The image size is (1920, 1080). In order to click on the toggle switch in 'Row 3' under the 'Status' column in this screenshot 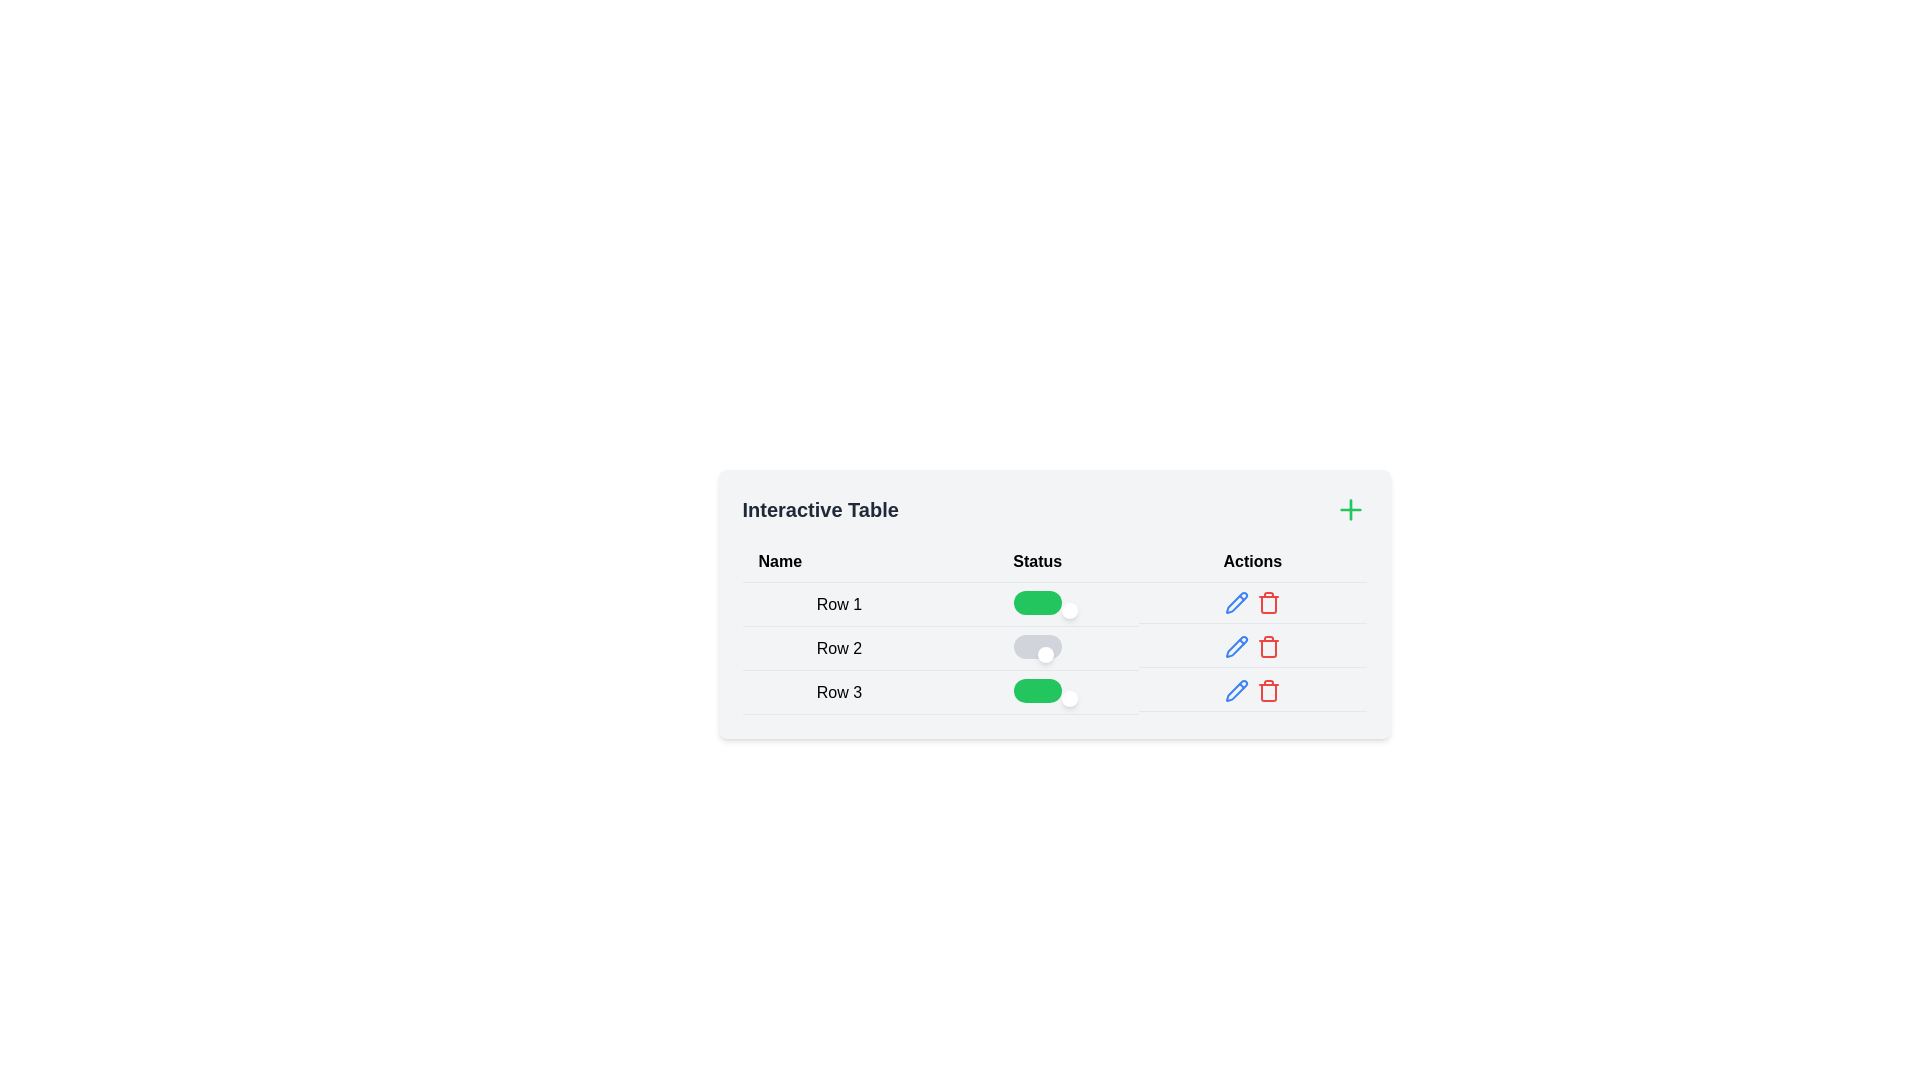, I will do `click(1037, 689)`.